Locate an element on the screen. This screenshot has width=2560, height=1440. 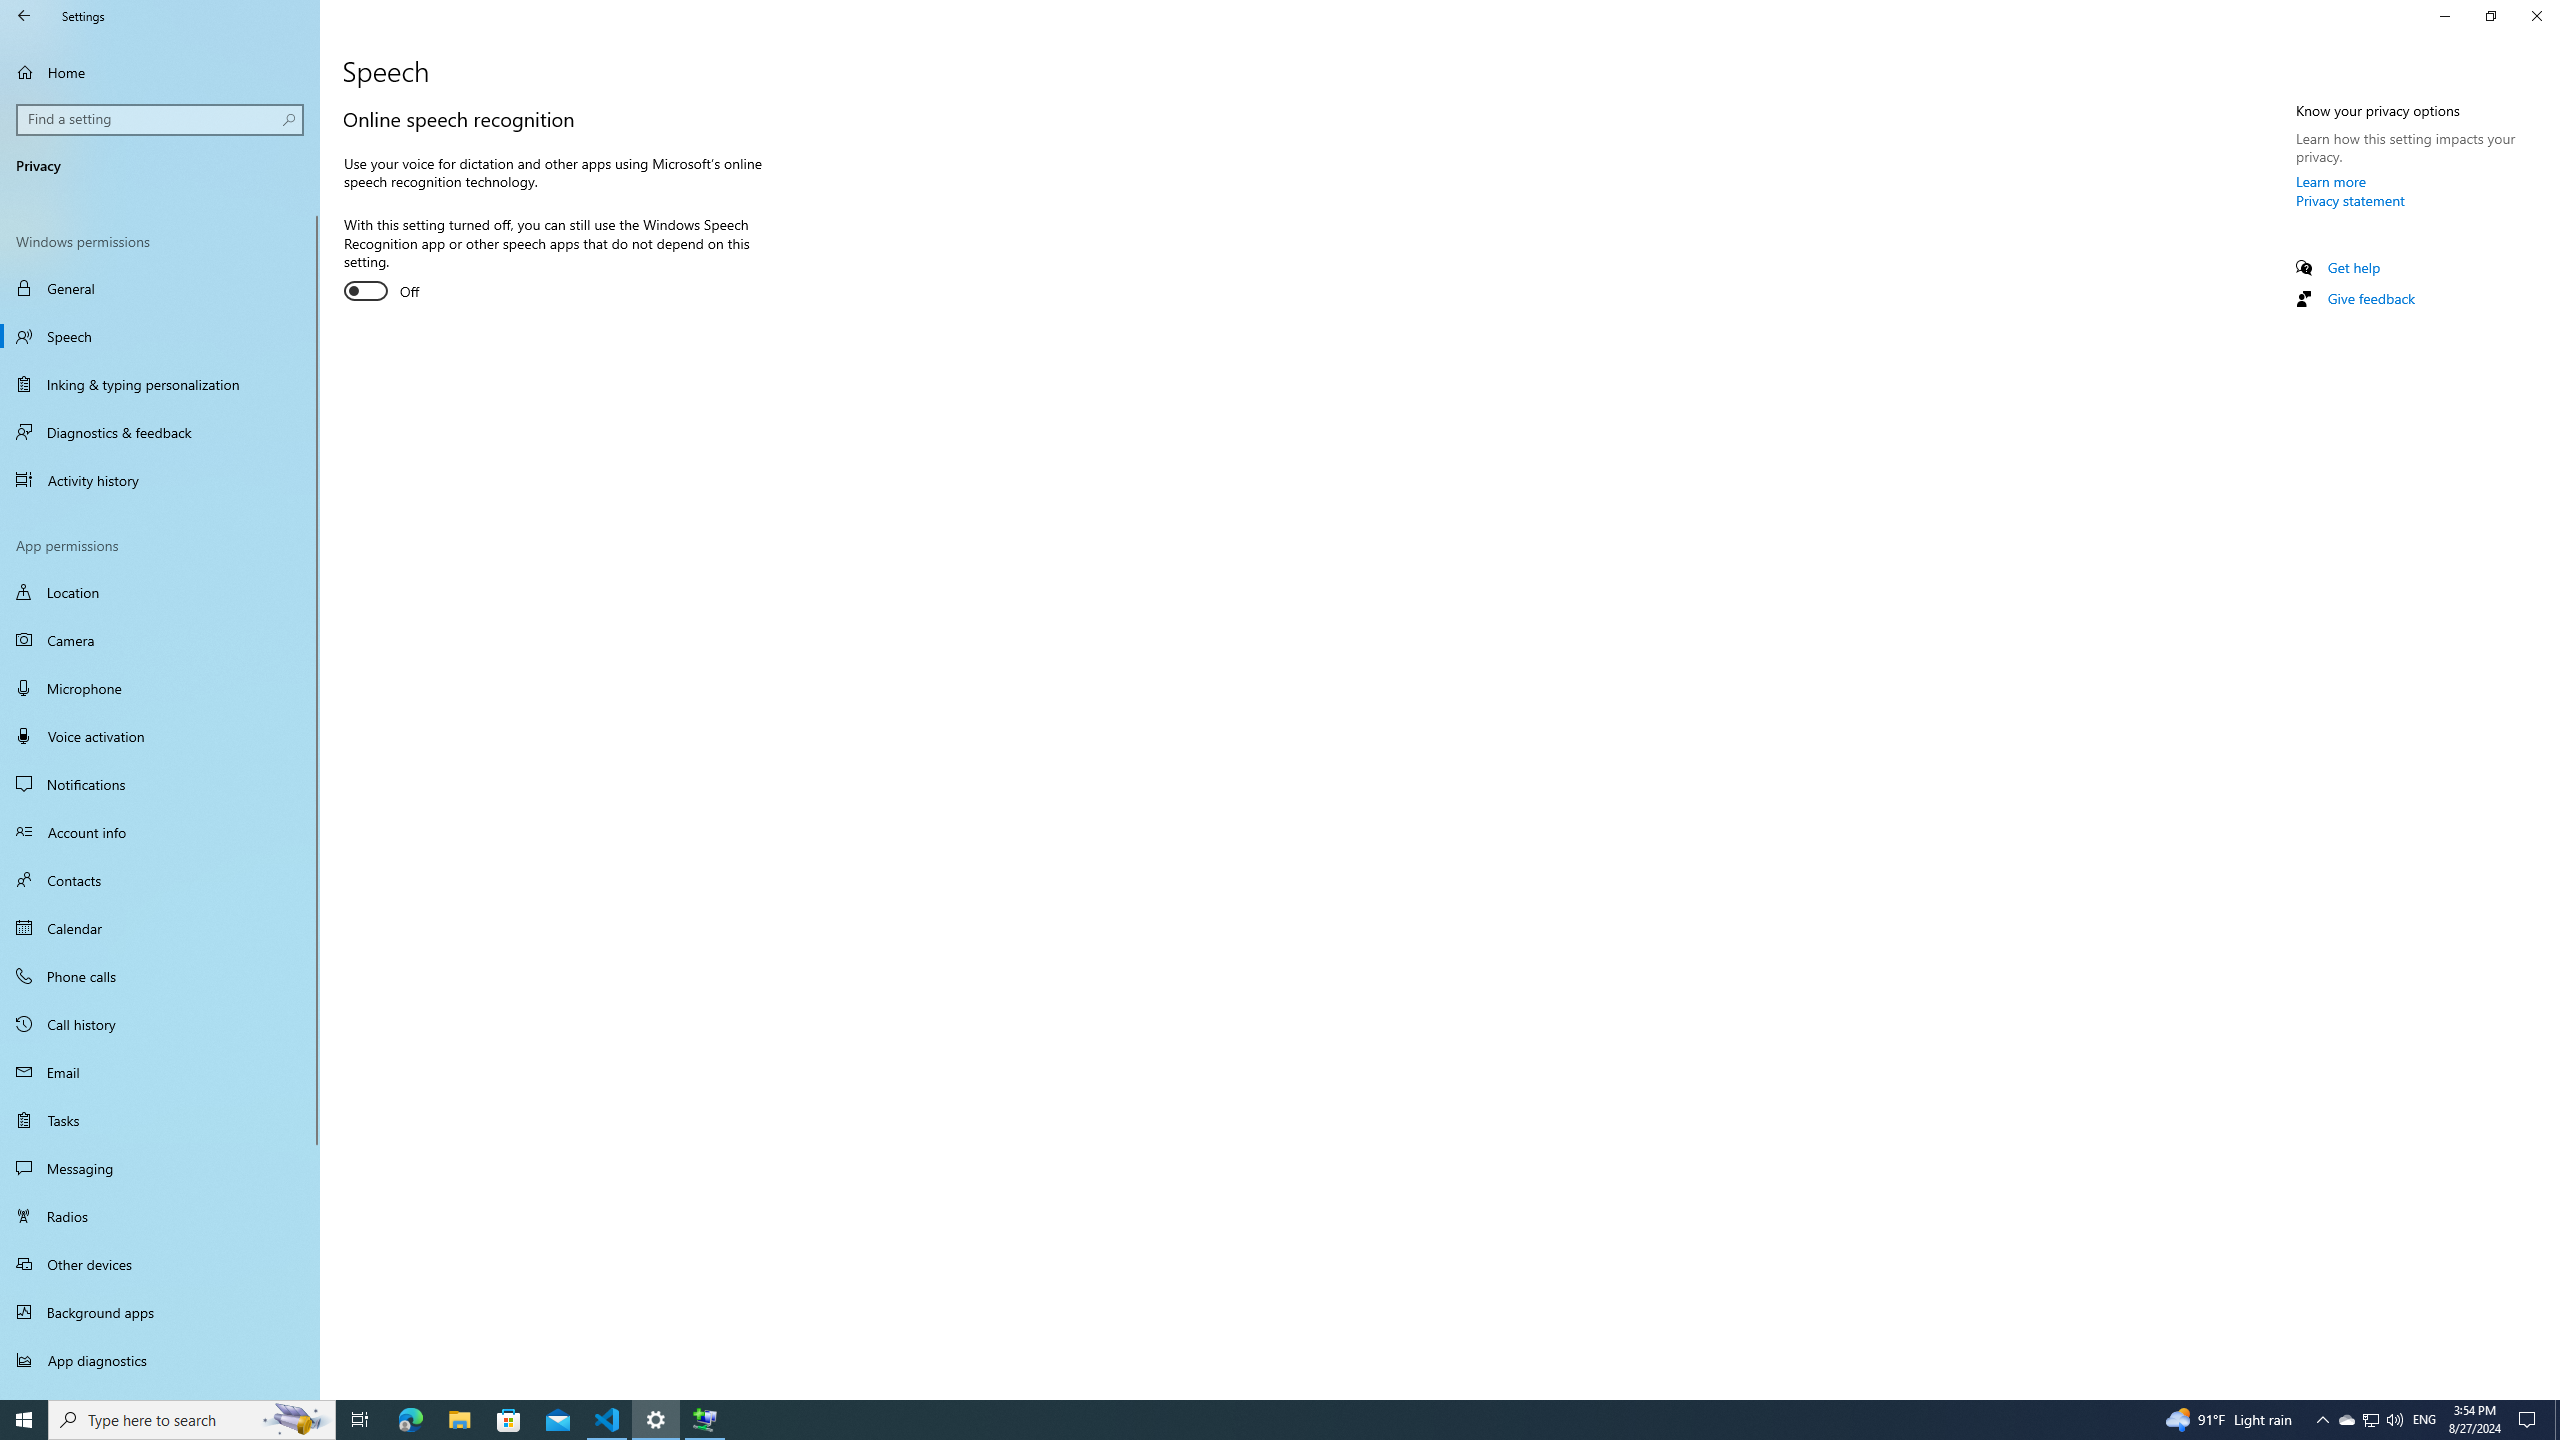
'Notifications' is located at coordinates (159, 784).